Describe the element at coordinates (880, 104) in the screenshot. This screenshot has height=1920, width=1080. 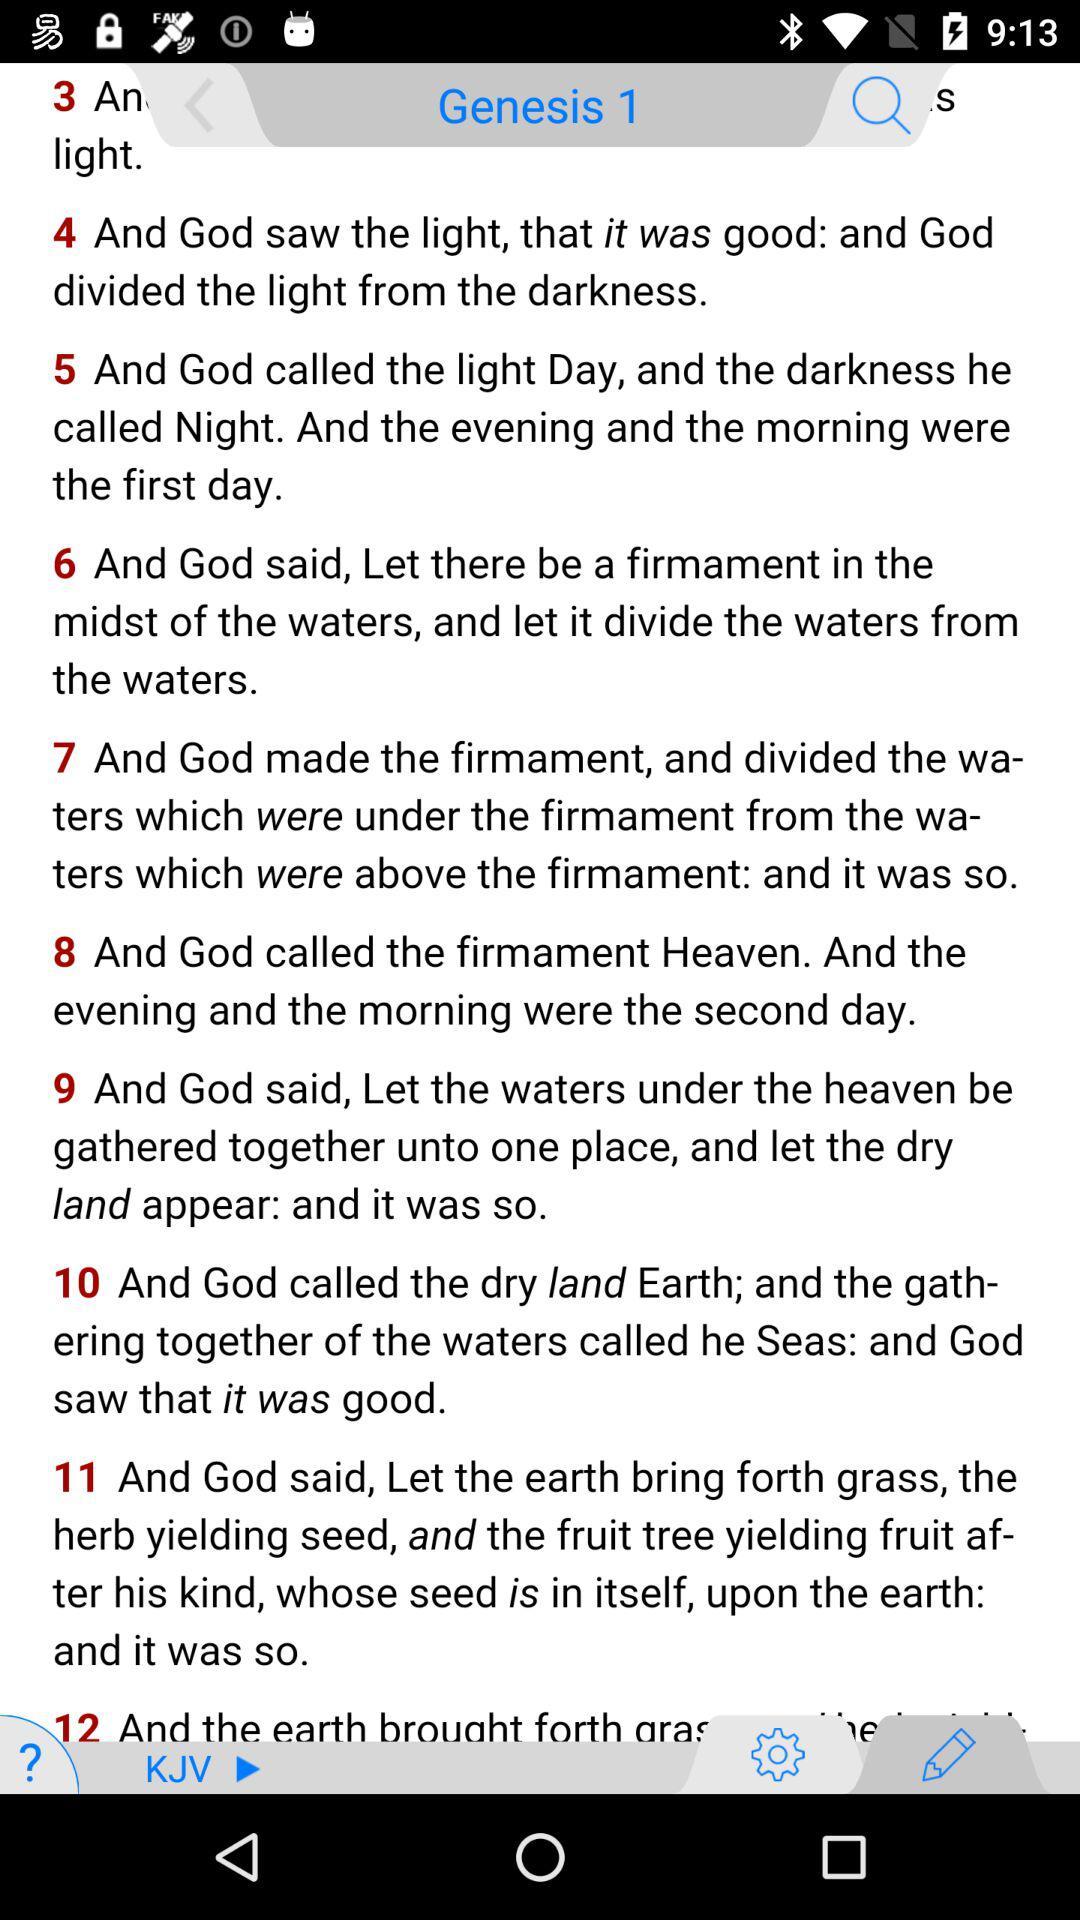
I see `the search icon` at that location.